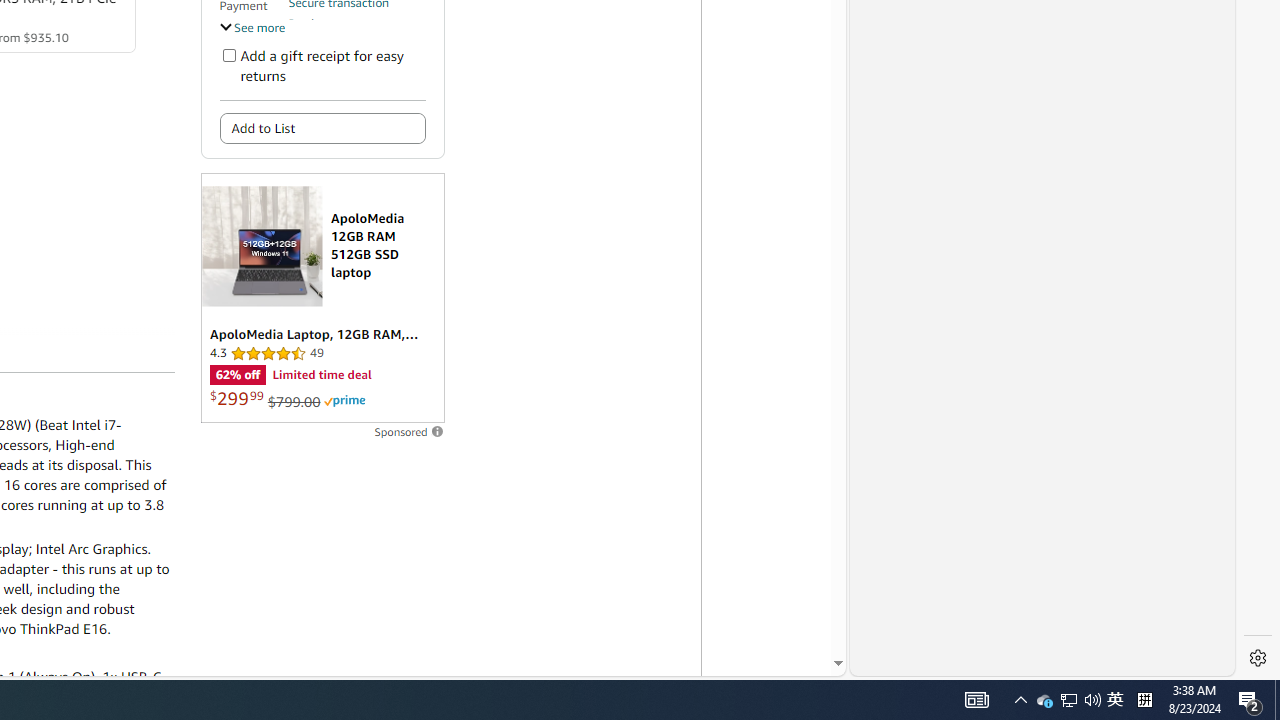  Describe the element at coordinates (322, 128) in the screenshot. I see `'Add to List'` at that location.